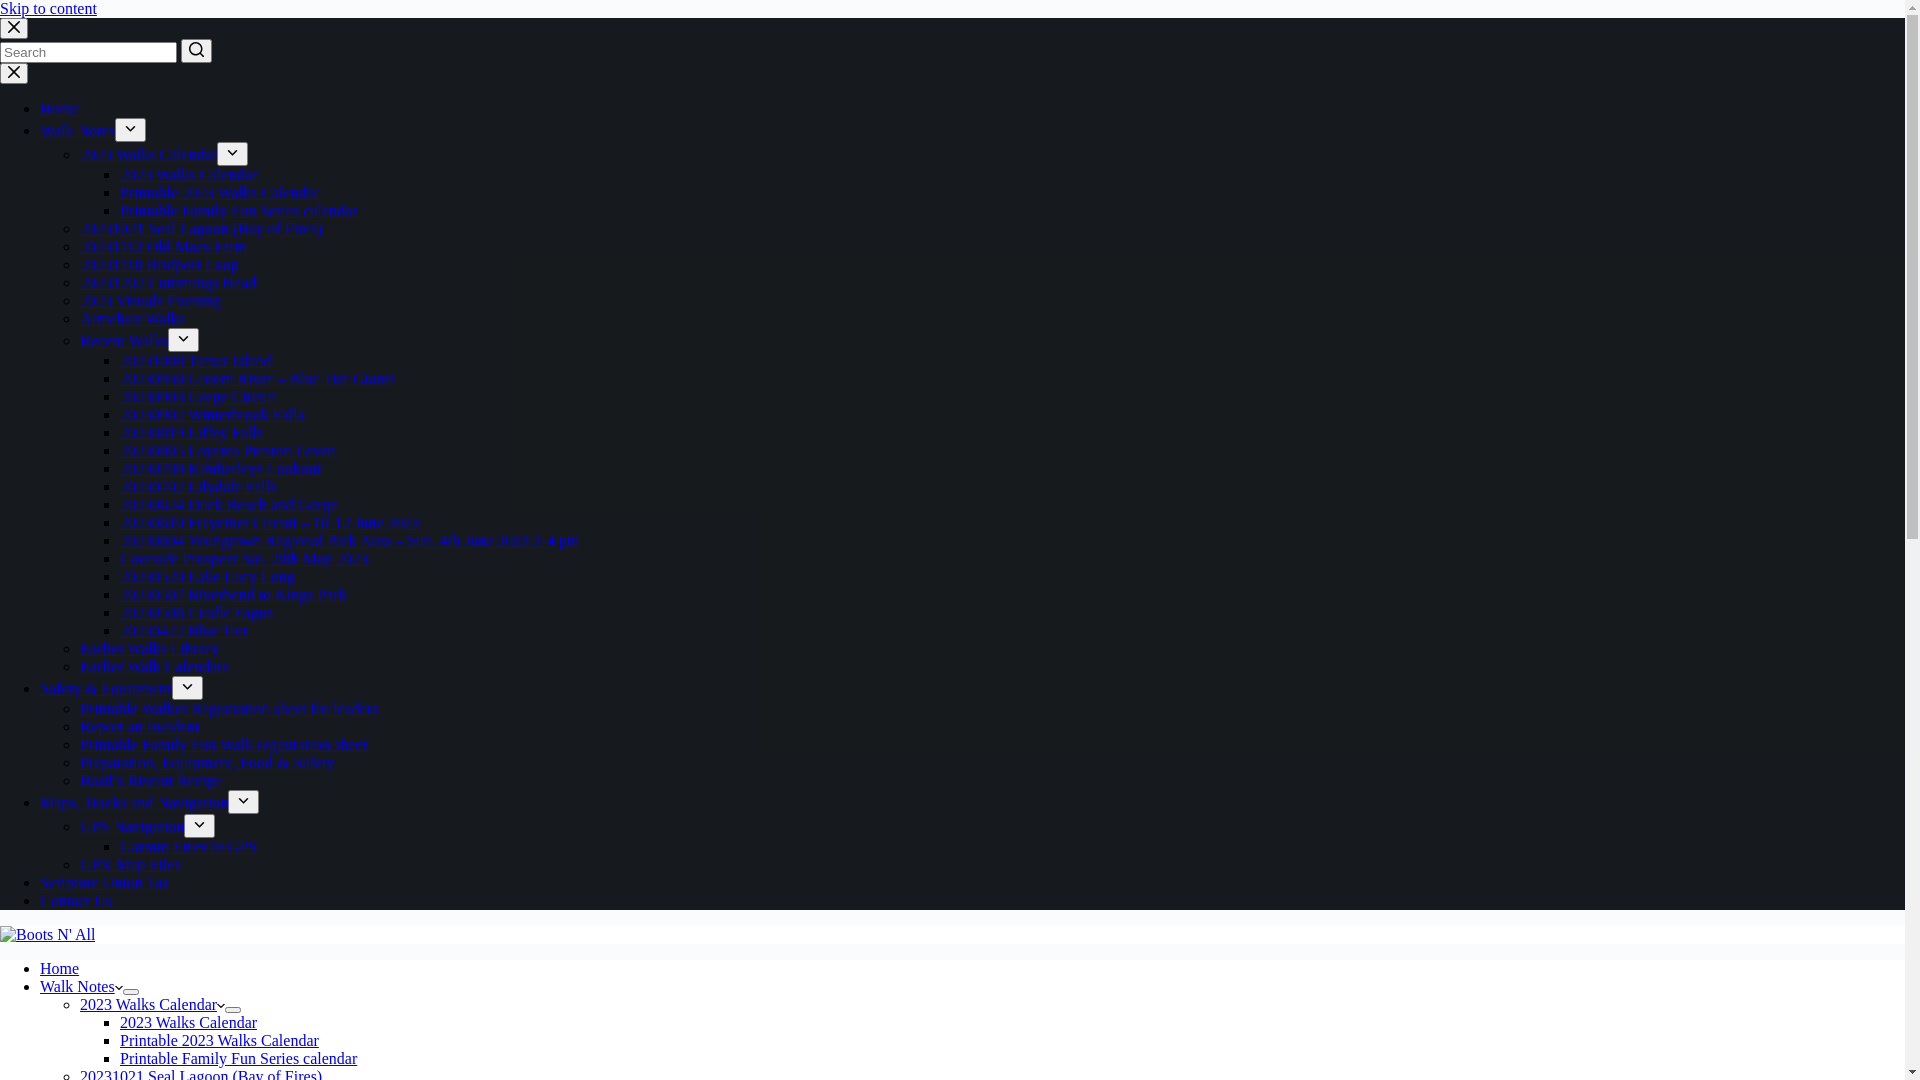 The width and height of the screenshot is (1920, 1080). What do you see at coordinates (188, 173) in the screenshot?
I see `'2023 Walks Calendar'` at bounding box center [188, 173].